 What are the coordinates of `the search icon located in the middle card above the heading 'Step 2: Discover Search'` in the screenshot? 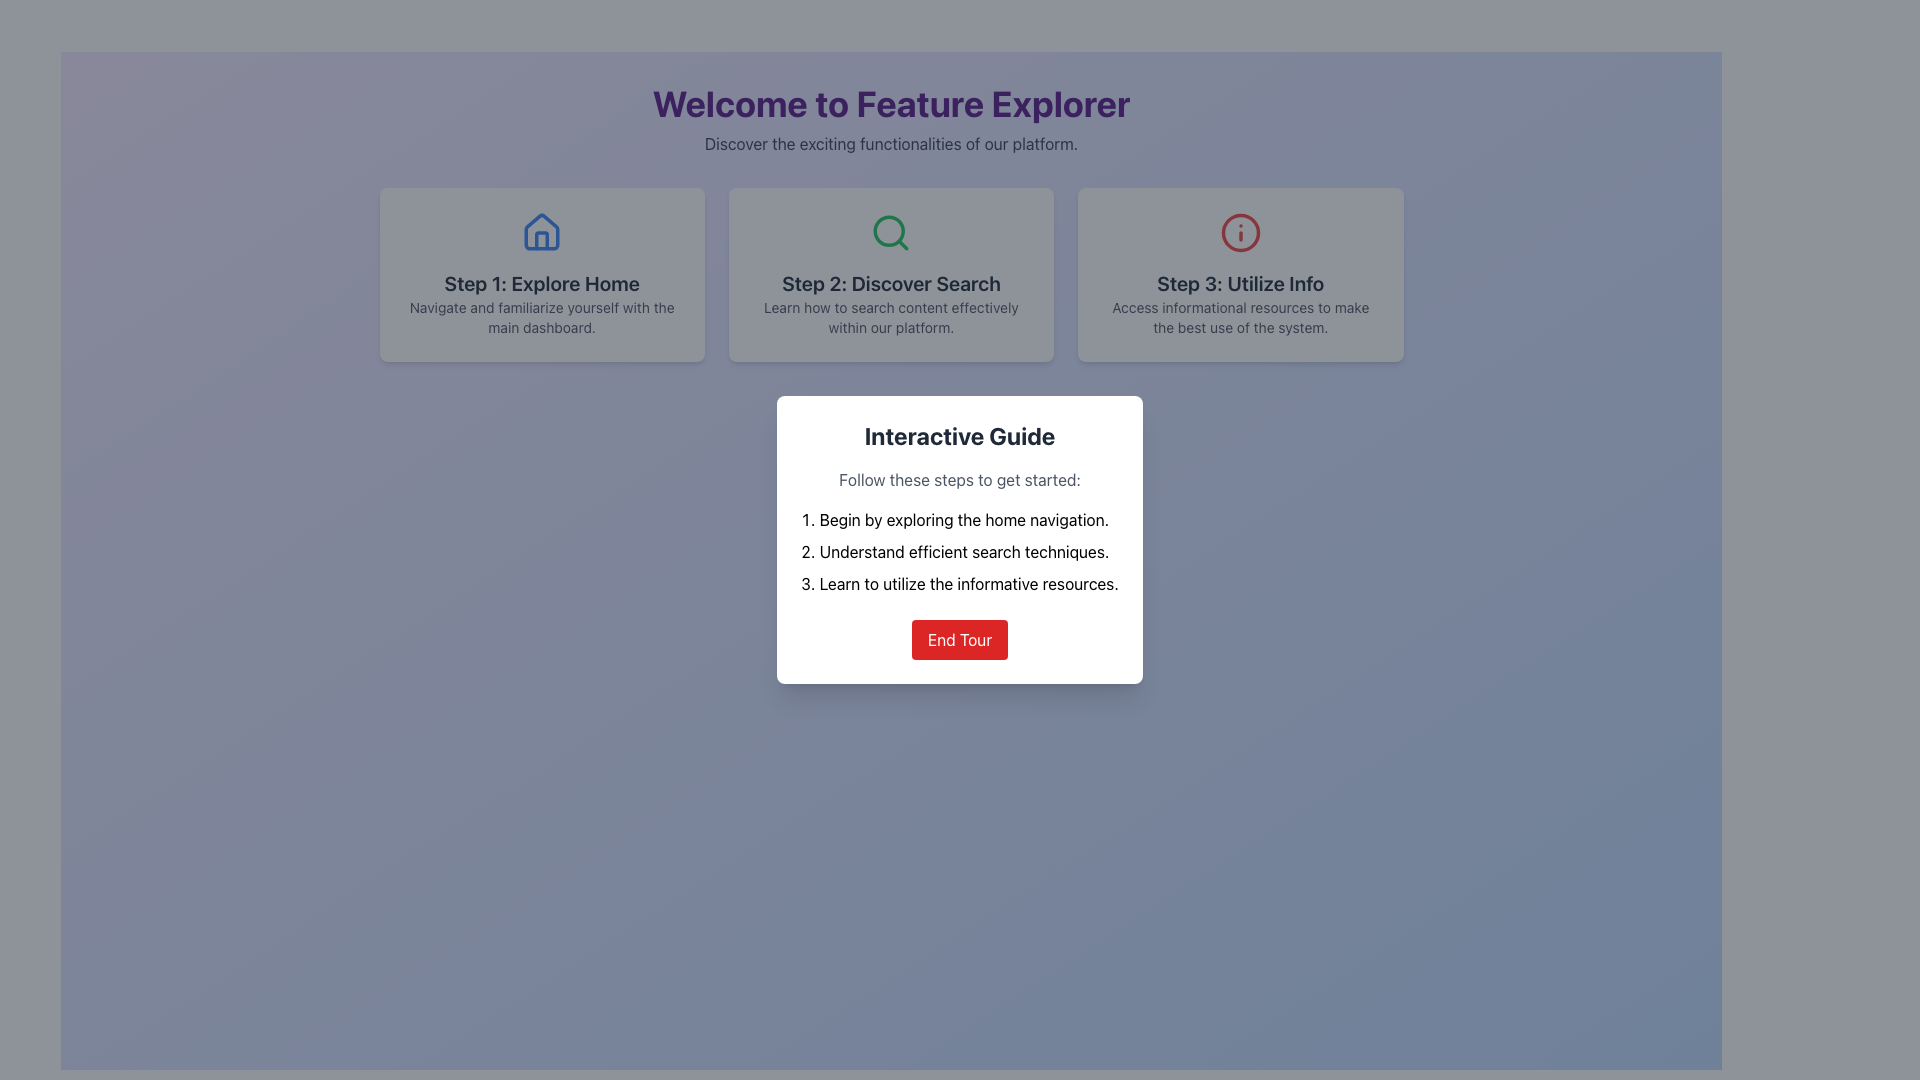 It's located at (890, 231).